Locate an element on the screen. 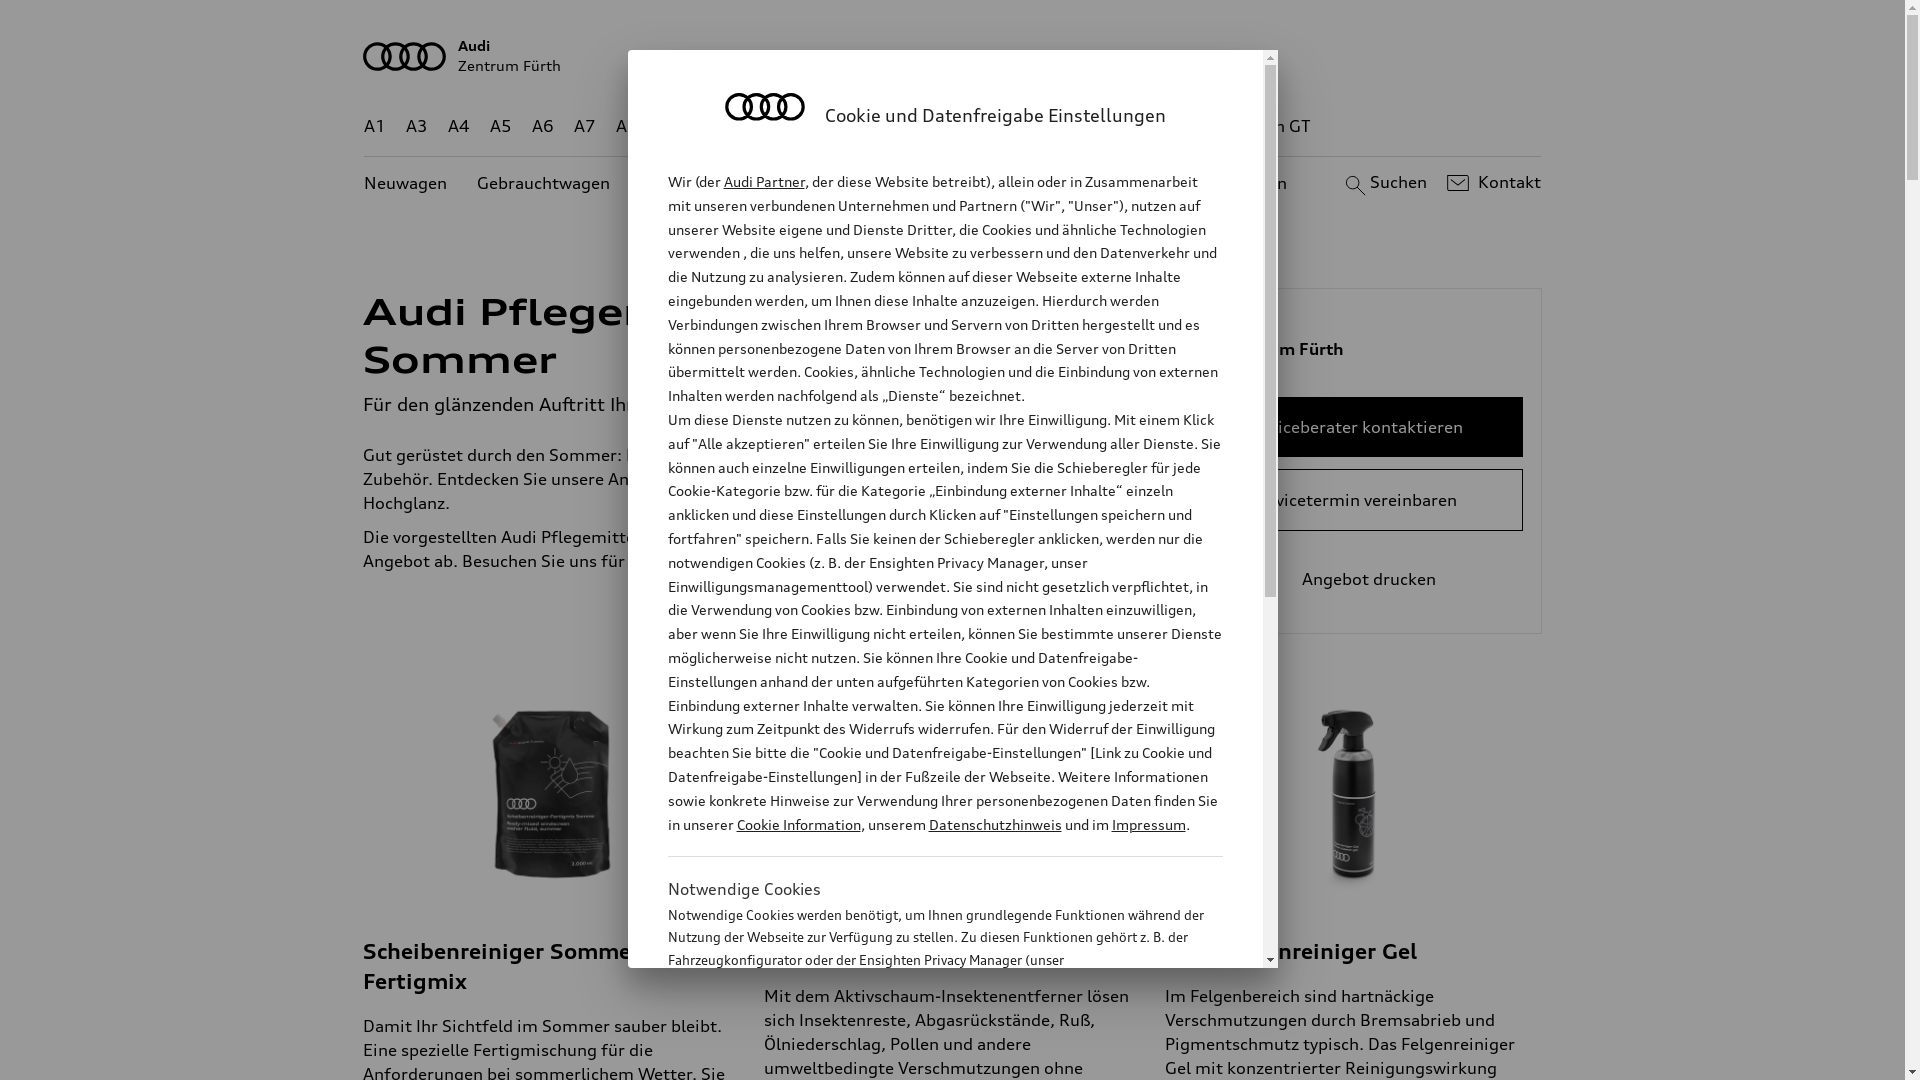 The height and width of the screenshot is (1080, 1920). 'Cookie Information' is located at coordinates (922, 1058).